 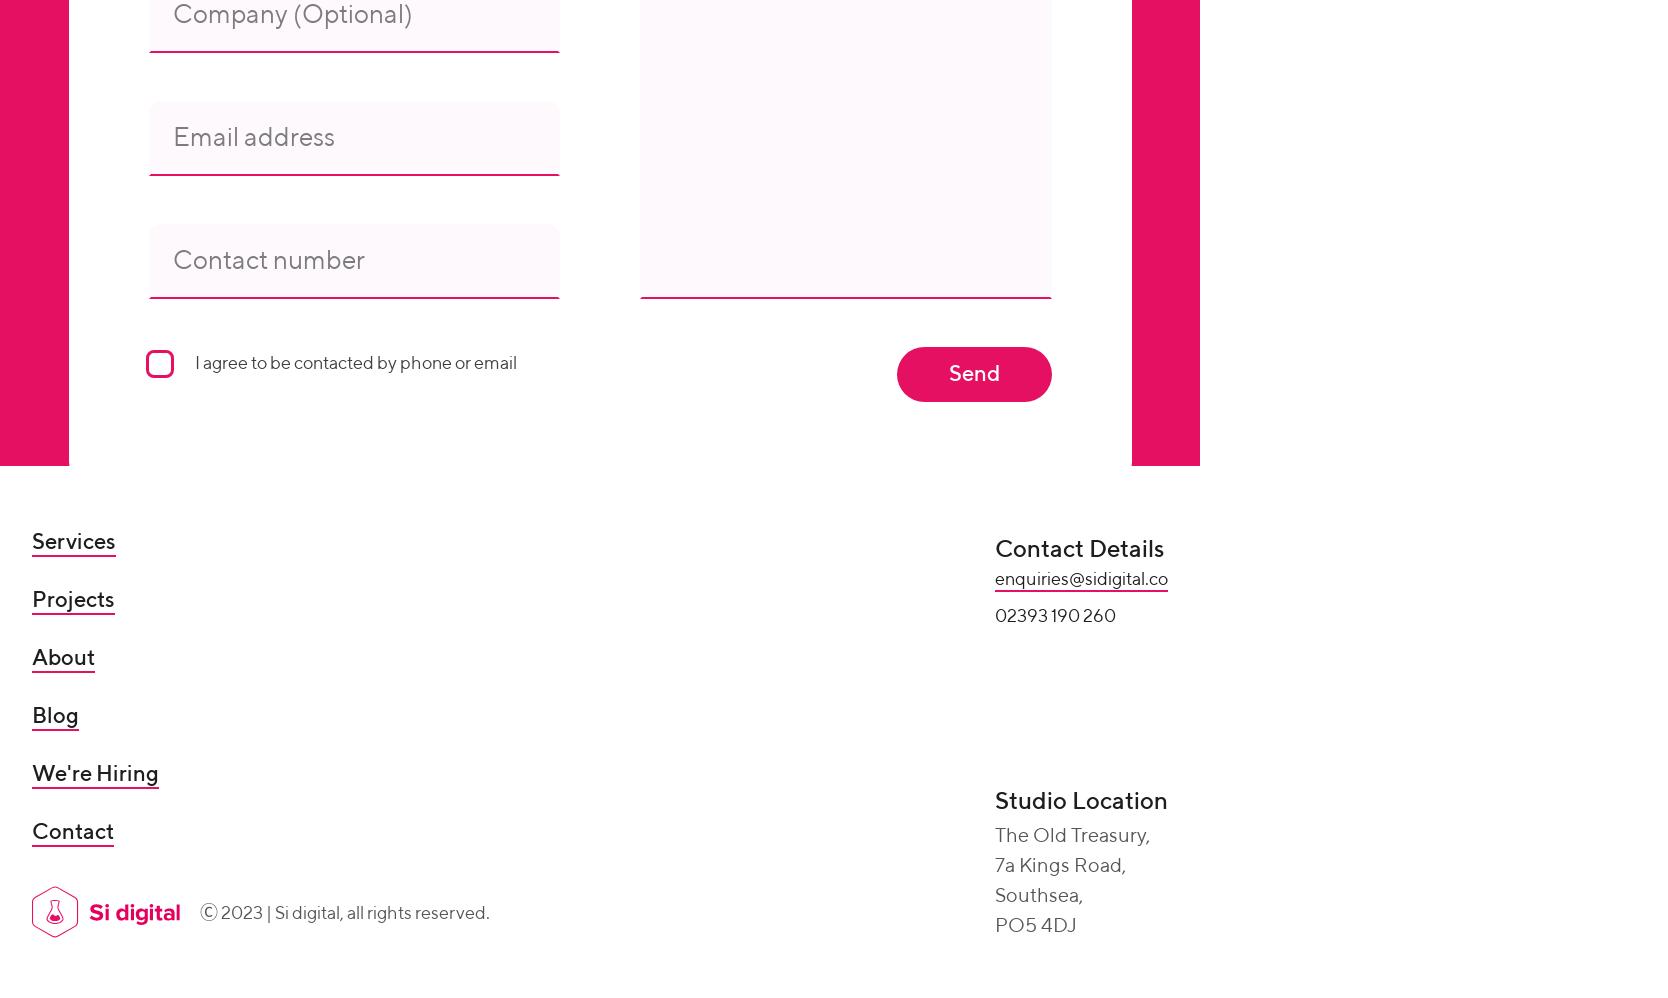 I want to click on 'Contact', so click(x=72, y=833).